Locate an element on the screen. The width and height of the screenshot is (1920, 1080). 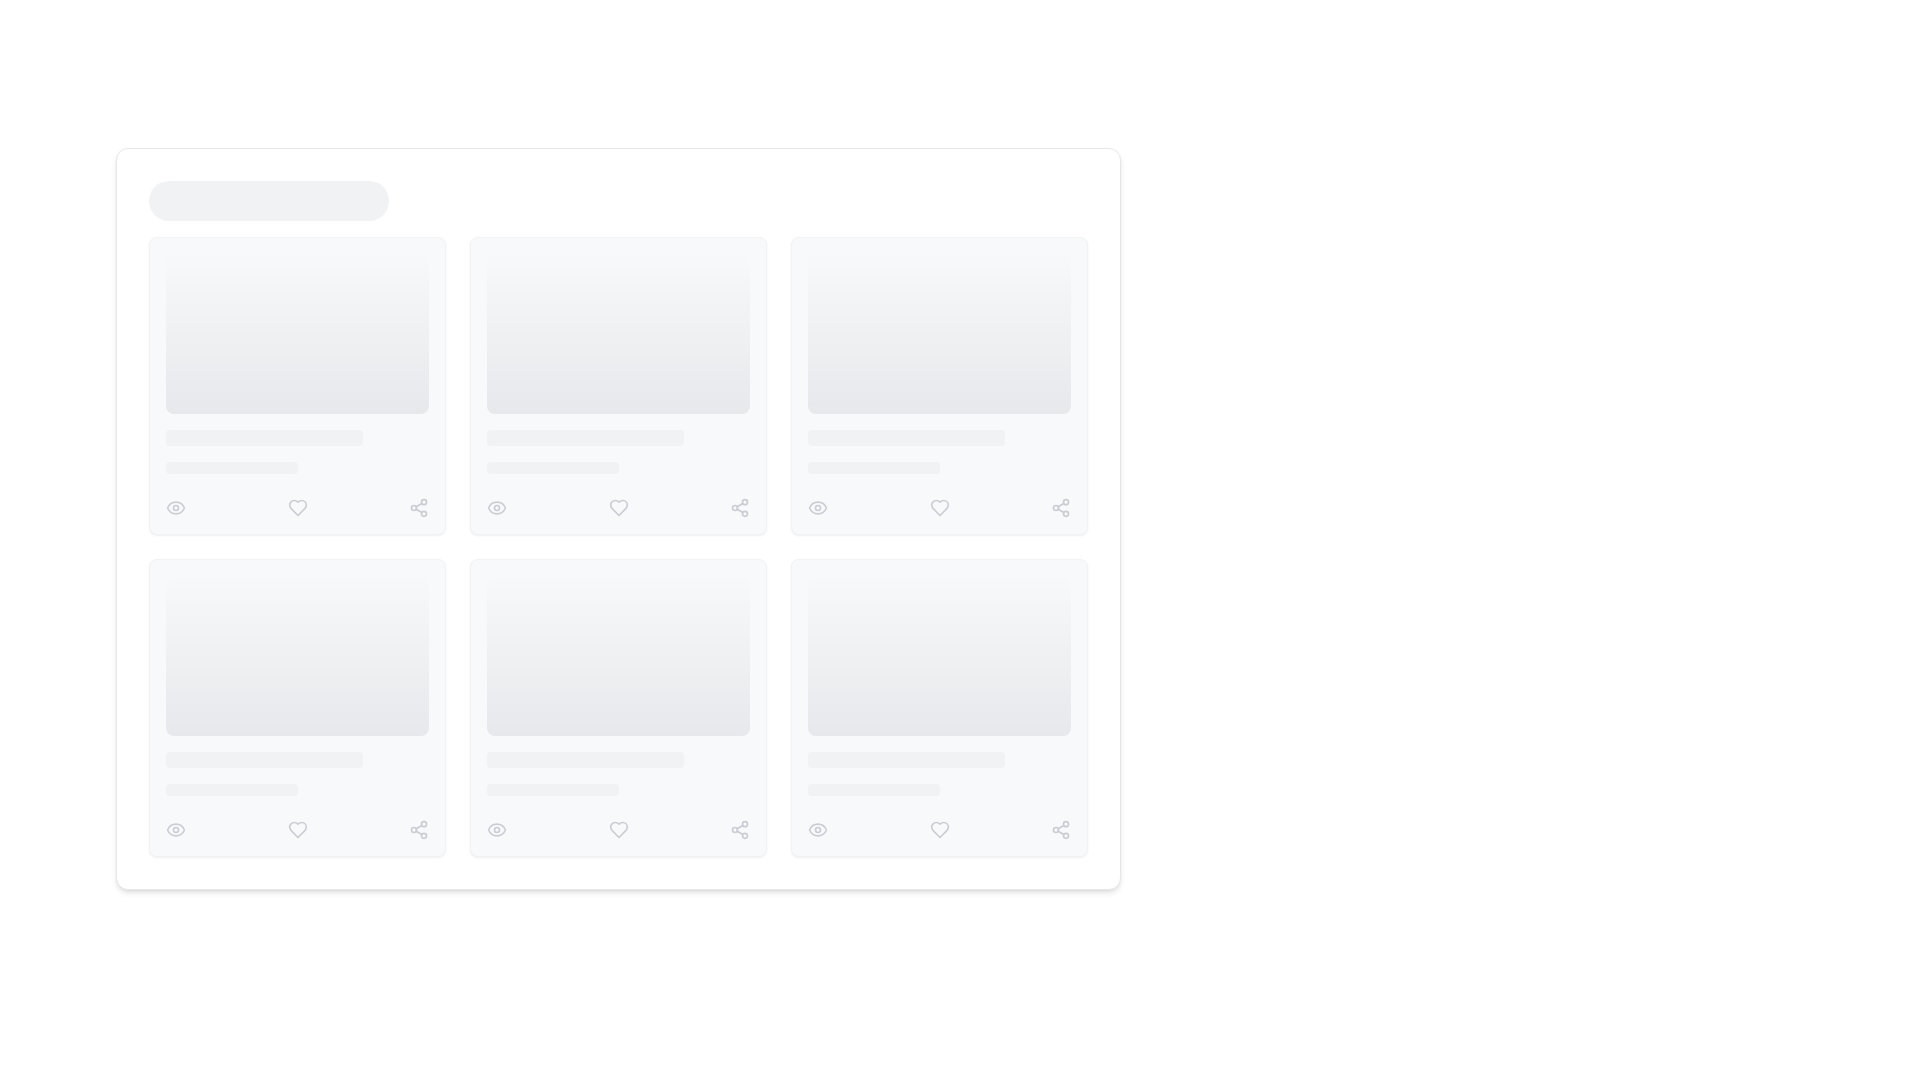
the eye-shaped icon styled with gray color, located in the first card of the second row in a grid layout, positioned between the heart icon and other card content is located at coordinates (497, 507).